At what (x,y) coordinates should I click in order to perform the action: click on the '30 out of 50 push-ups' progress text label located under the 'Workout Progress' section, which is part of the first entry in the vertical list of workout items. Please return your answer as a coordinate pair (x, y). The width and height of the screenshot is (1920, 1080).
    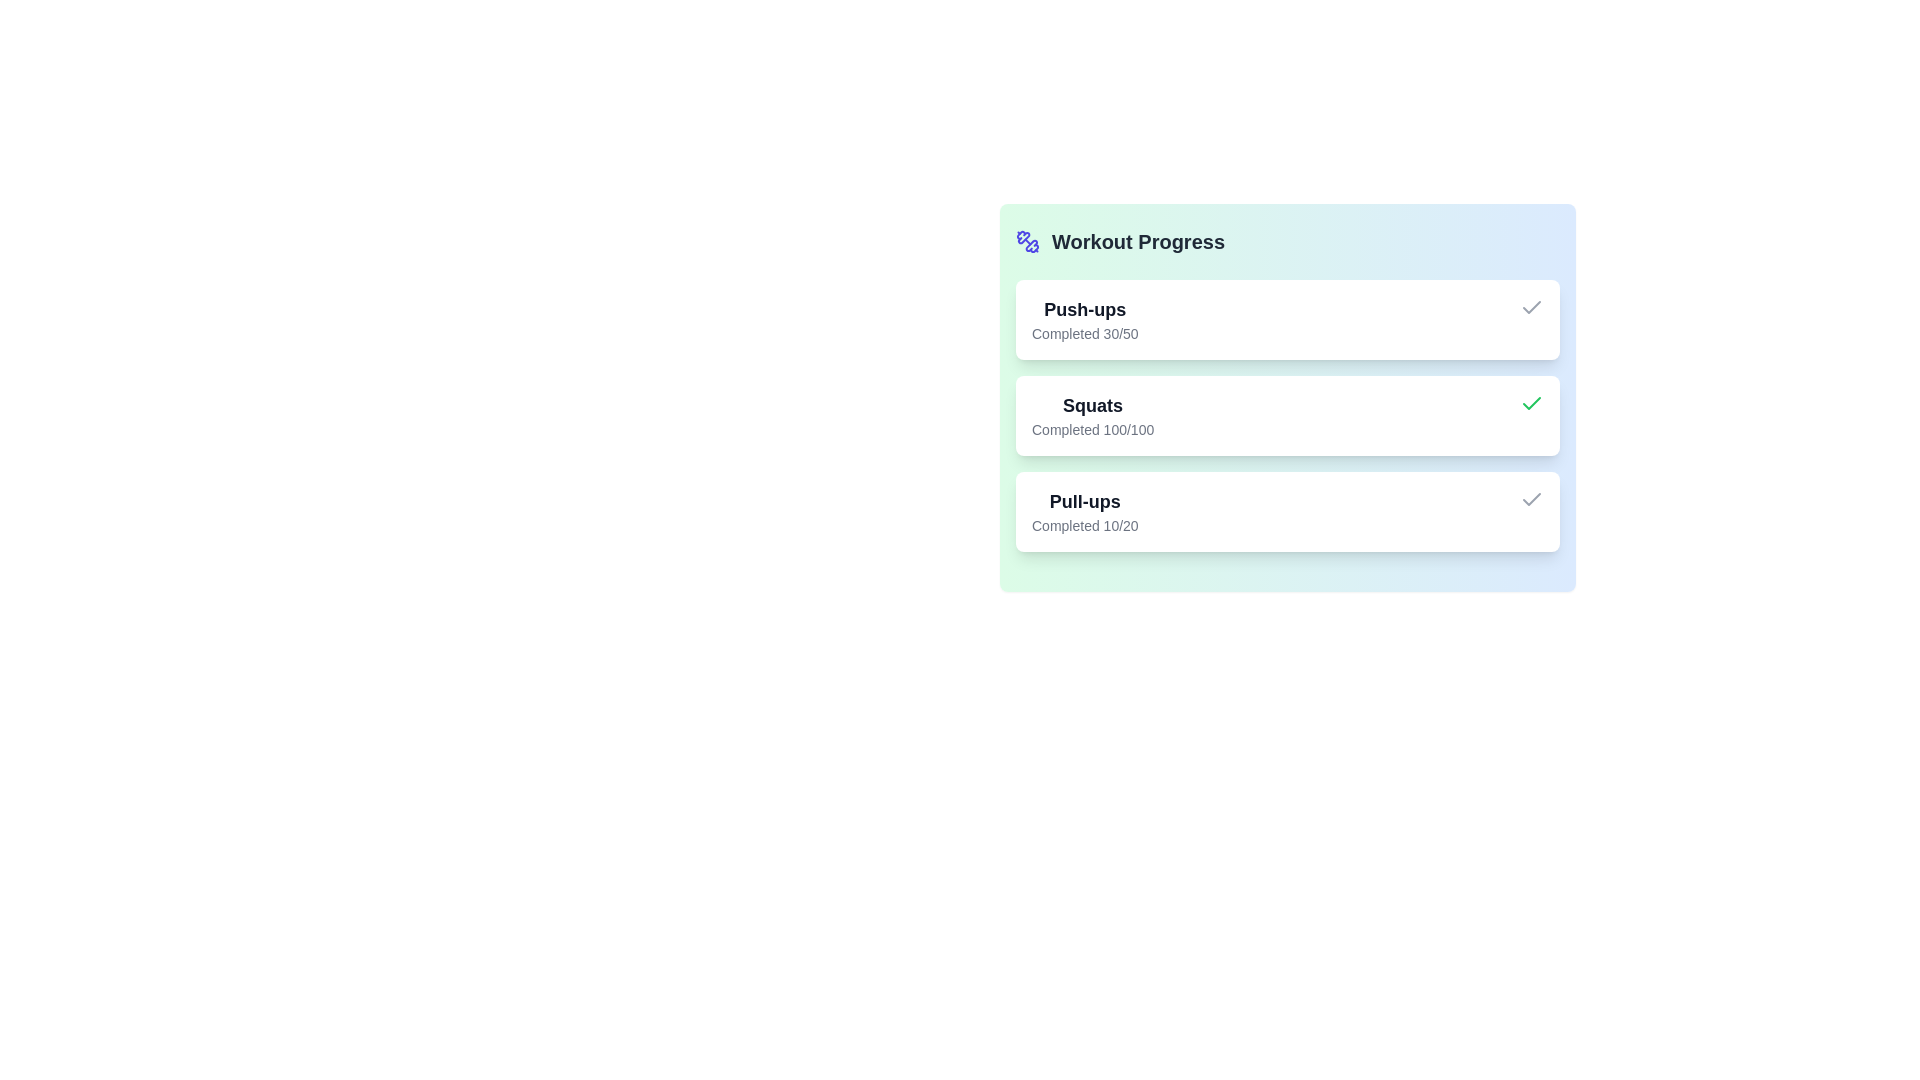
    Looking at the image, I should click on (1084, 333).